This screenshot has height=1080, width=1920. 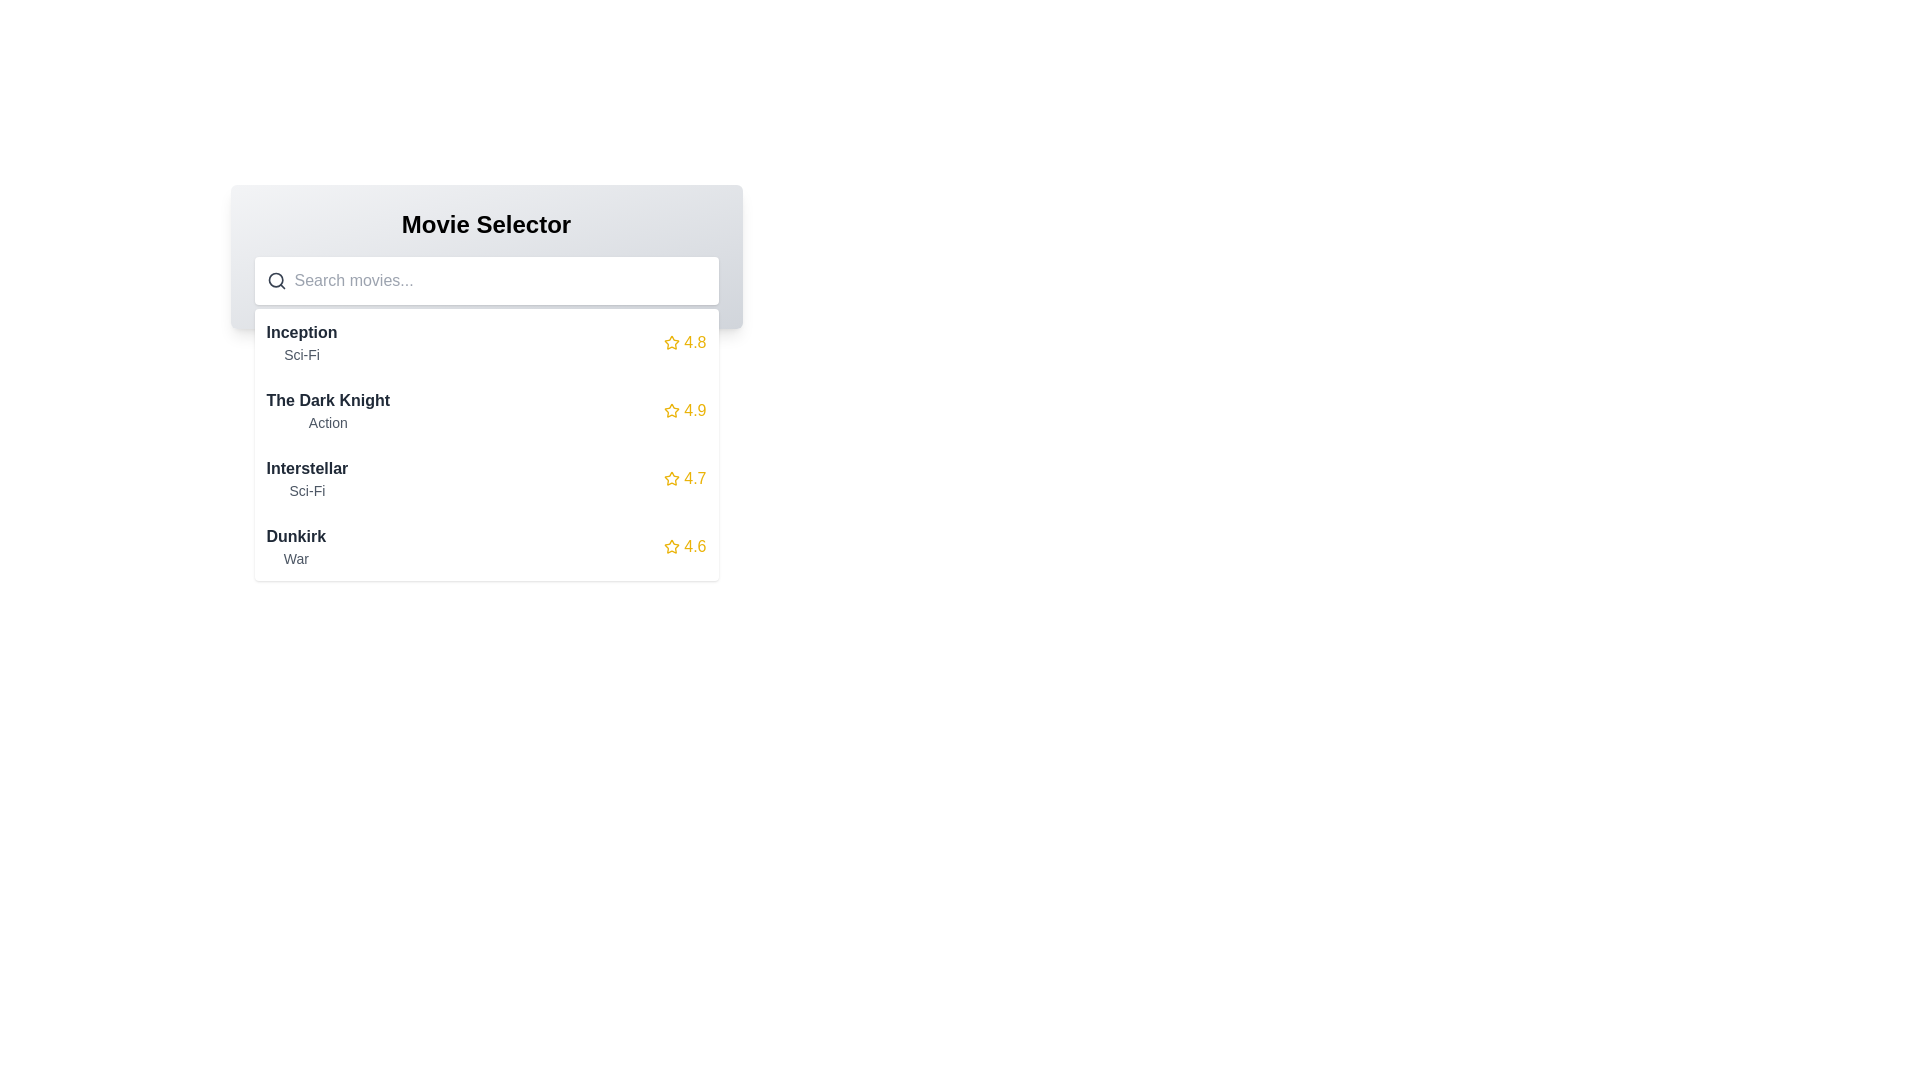 I want to click on the text label displaying 'The Dark Knight', which is the first line in the second entry of the 'Movie Selector' list, positioned between 'Inception' and 'Interstellar', so click(x=328, y=401).